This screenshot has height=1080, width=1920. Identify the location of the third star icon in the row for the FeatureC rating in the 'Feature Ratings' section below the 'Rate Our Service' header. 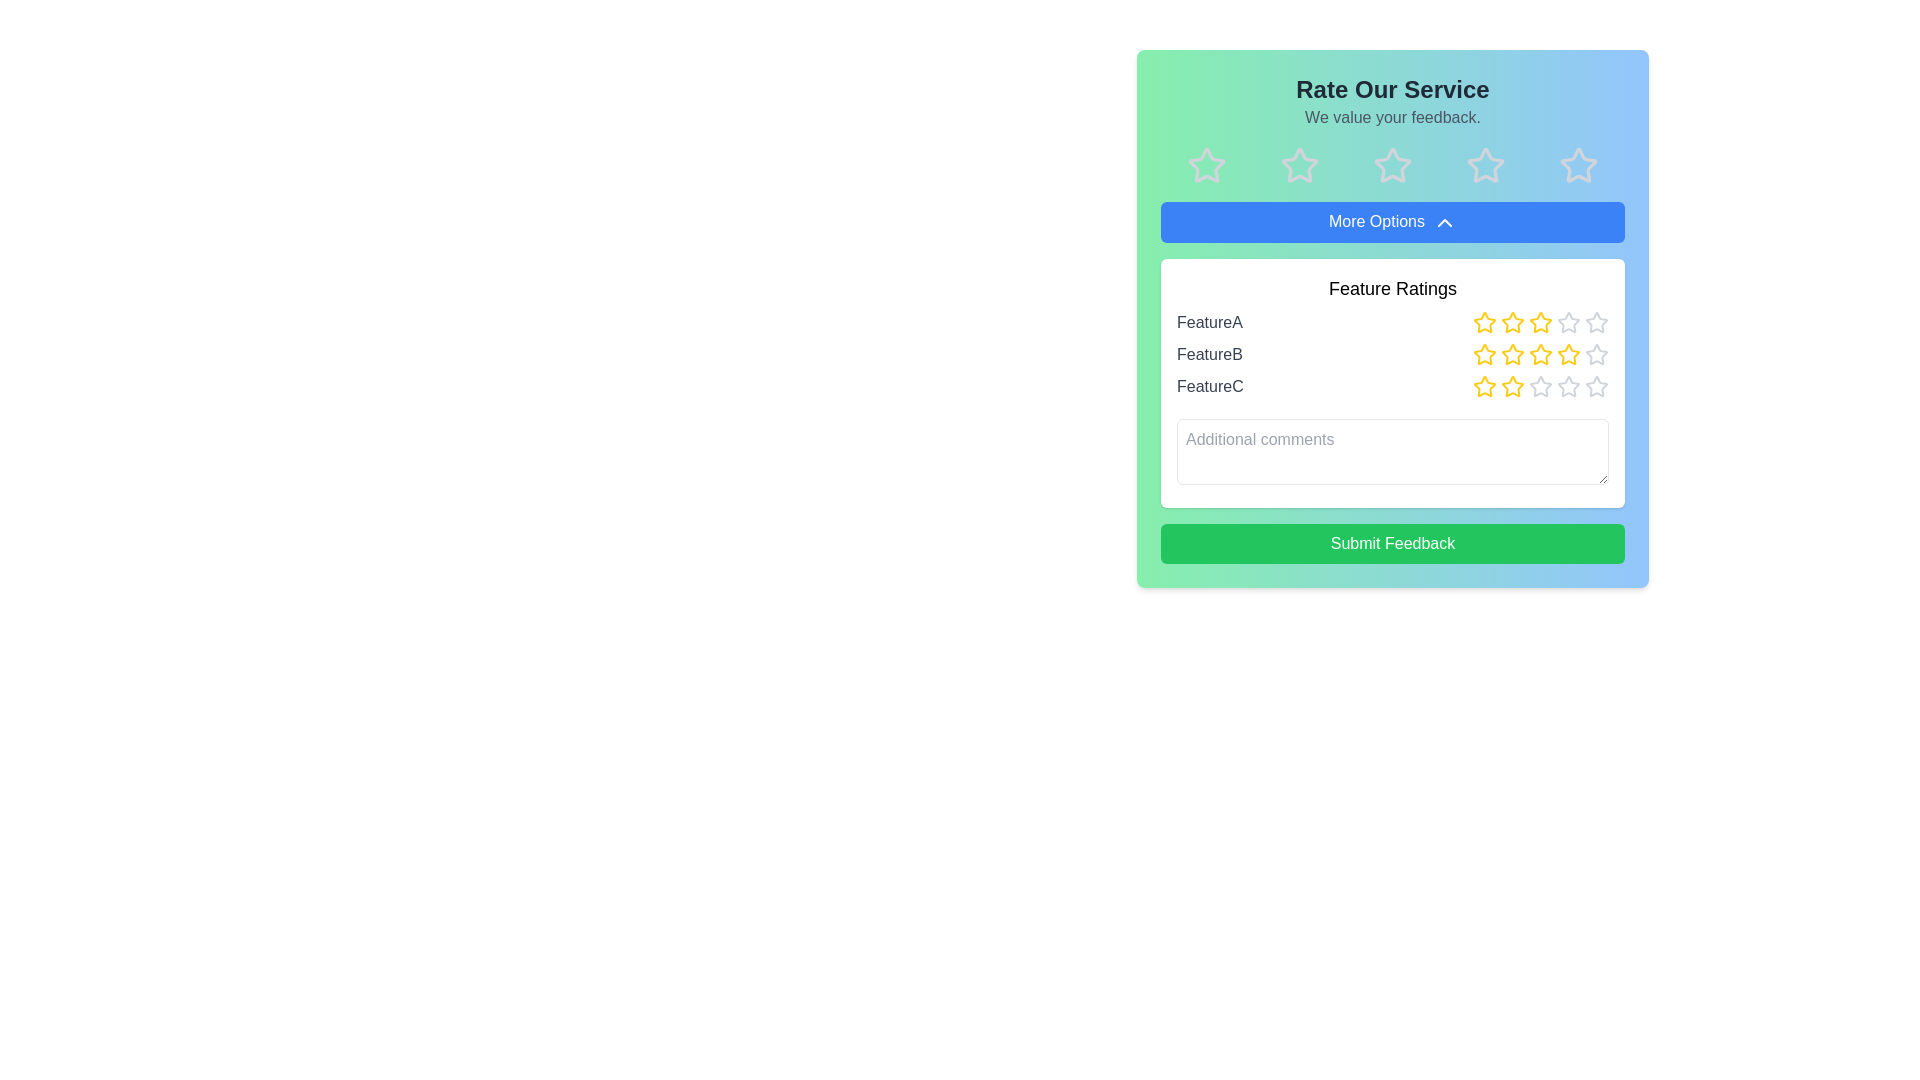
(1512, 385).